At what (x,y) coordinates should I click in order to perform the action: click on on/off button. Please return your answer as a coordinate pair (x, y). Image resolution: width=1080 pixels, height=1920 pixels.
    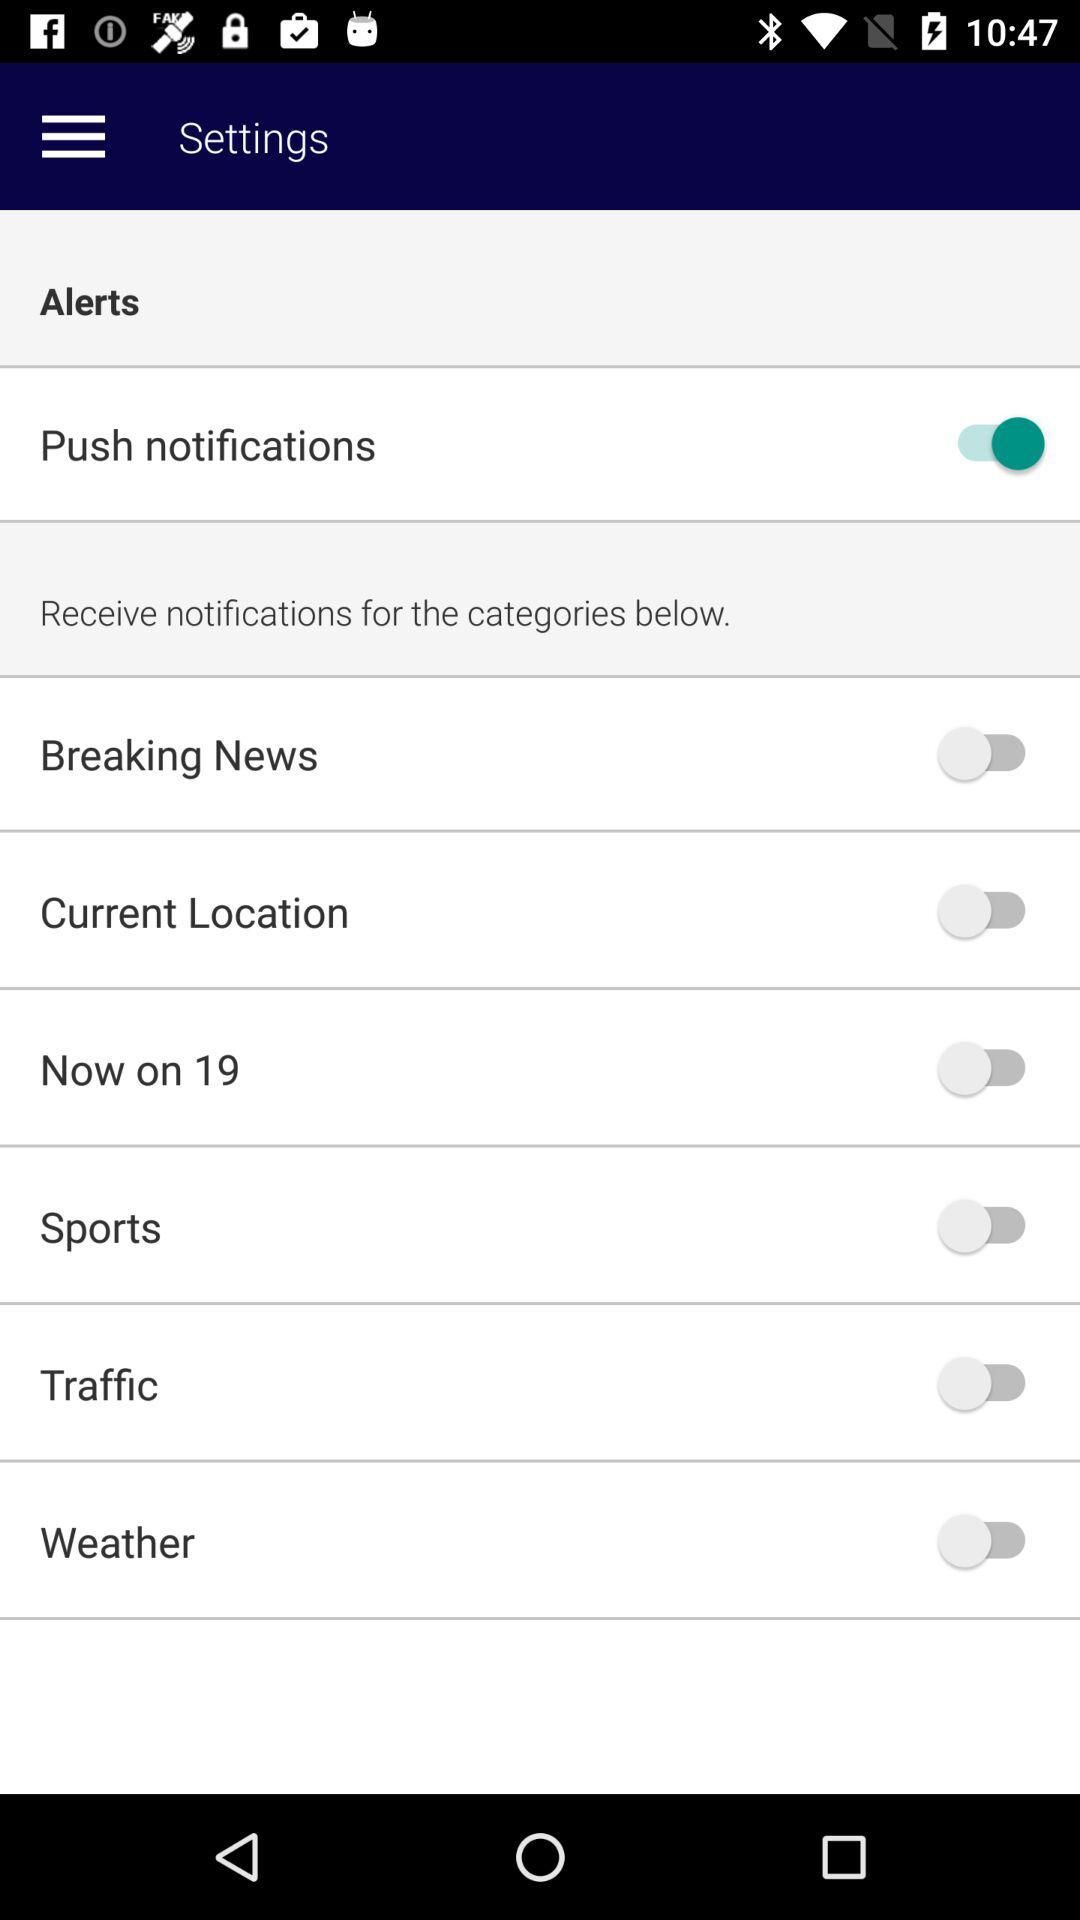
    Looking at the image, I should click on (991, 752).